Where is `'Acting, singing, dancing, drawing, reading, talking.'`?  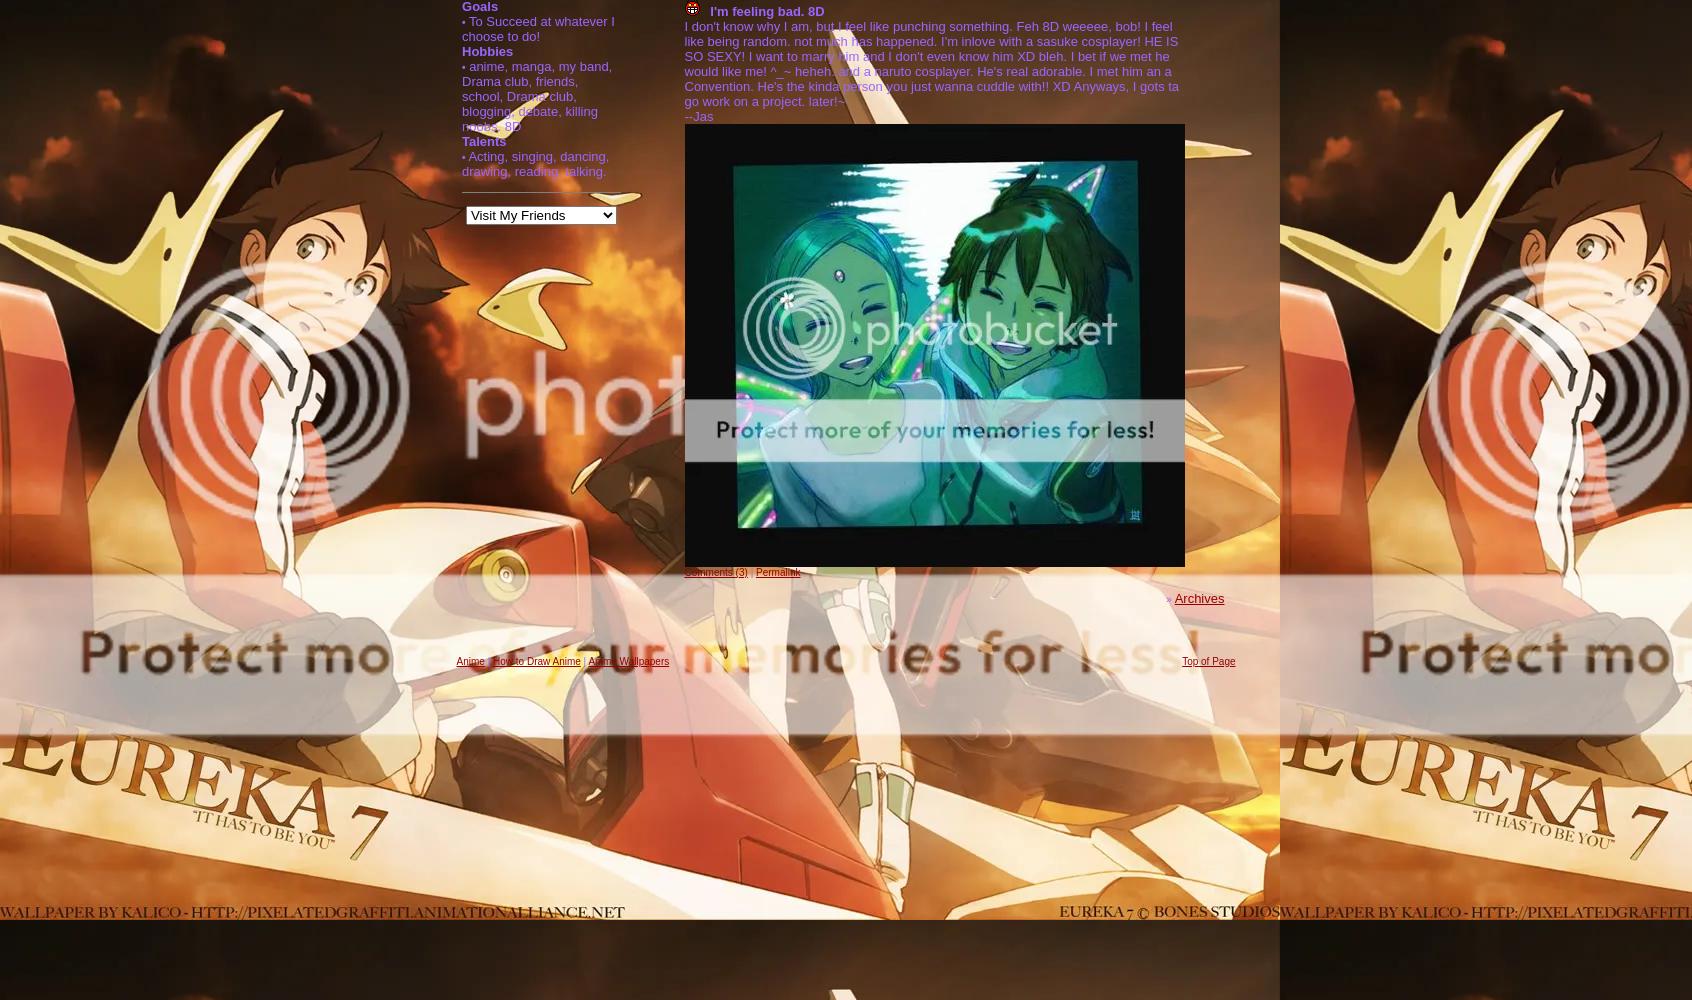 'Acting, singing, dancing, drawing, reading, talking.' is located at coordinates (535, 164).